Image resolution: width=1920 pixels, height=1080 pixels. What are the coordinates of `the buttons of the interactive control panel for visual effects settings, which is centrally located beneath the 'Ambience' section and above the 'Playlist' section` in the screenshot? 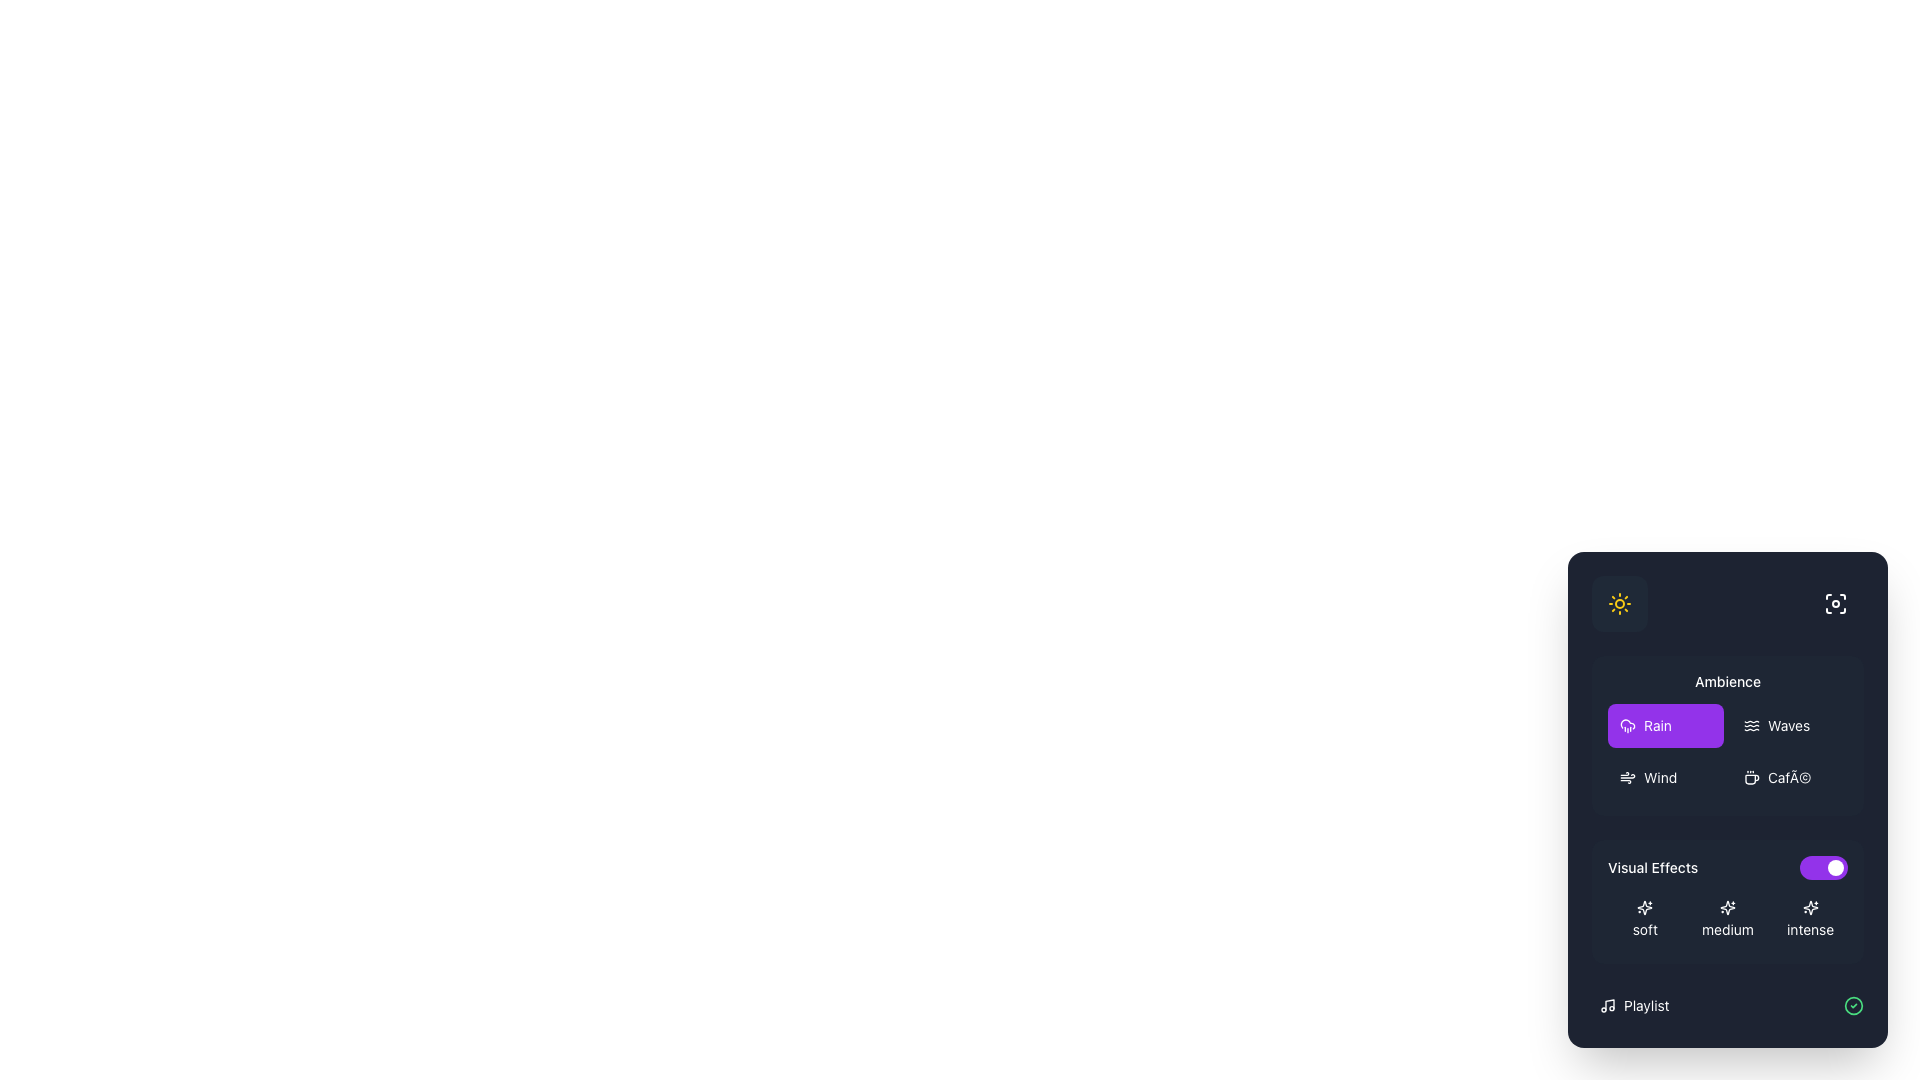 It's located at (1727, 840).